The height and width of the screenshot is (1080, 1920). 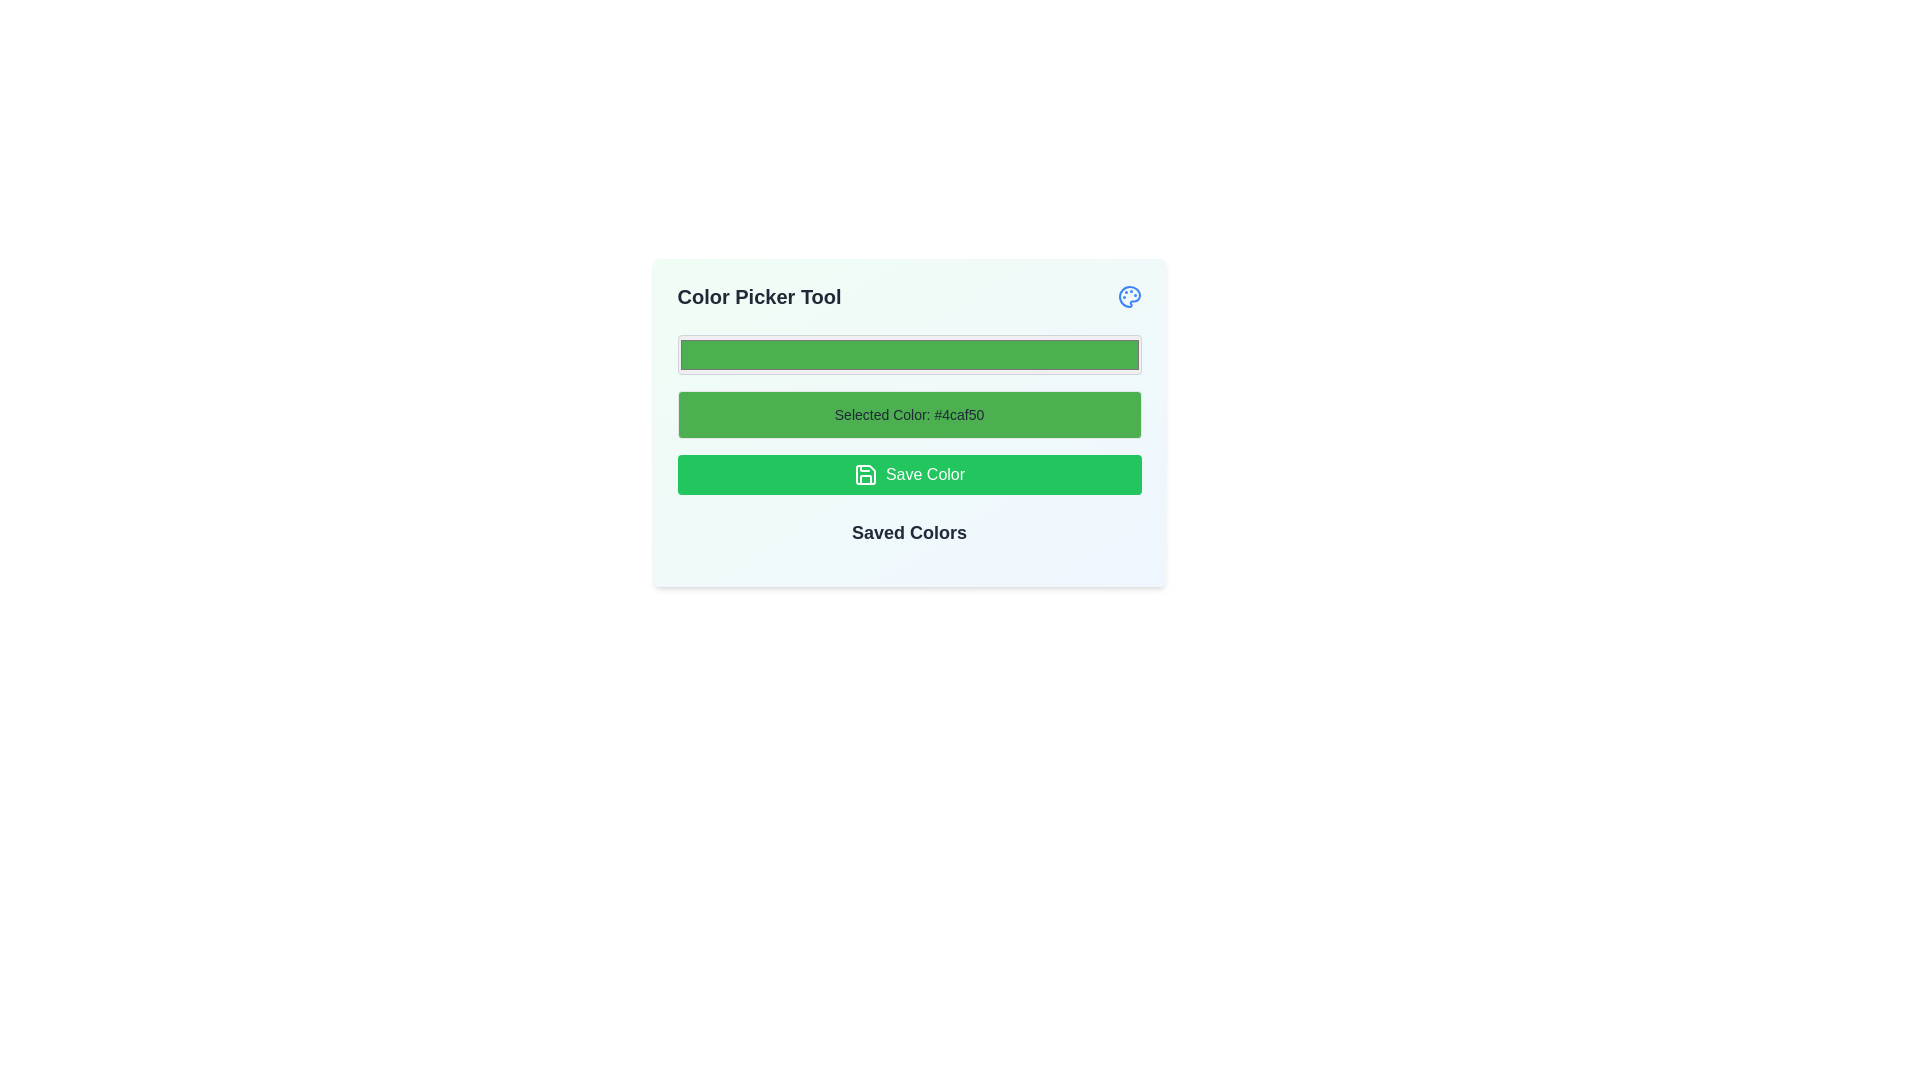 What do you see at coordinates (1129, 297) in the screenshot?
I see `the color selection icon, which is a small palette-shaped icon with colorful dots, located in the top-right corner of the 'Color Picker Tool' panel` at bounding box center [1129, 297].